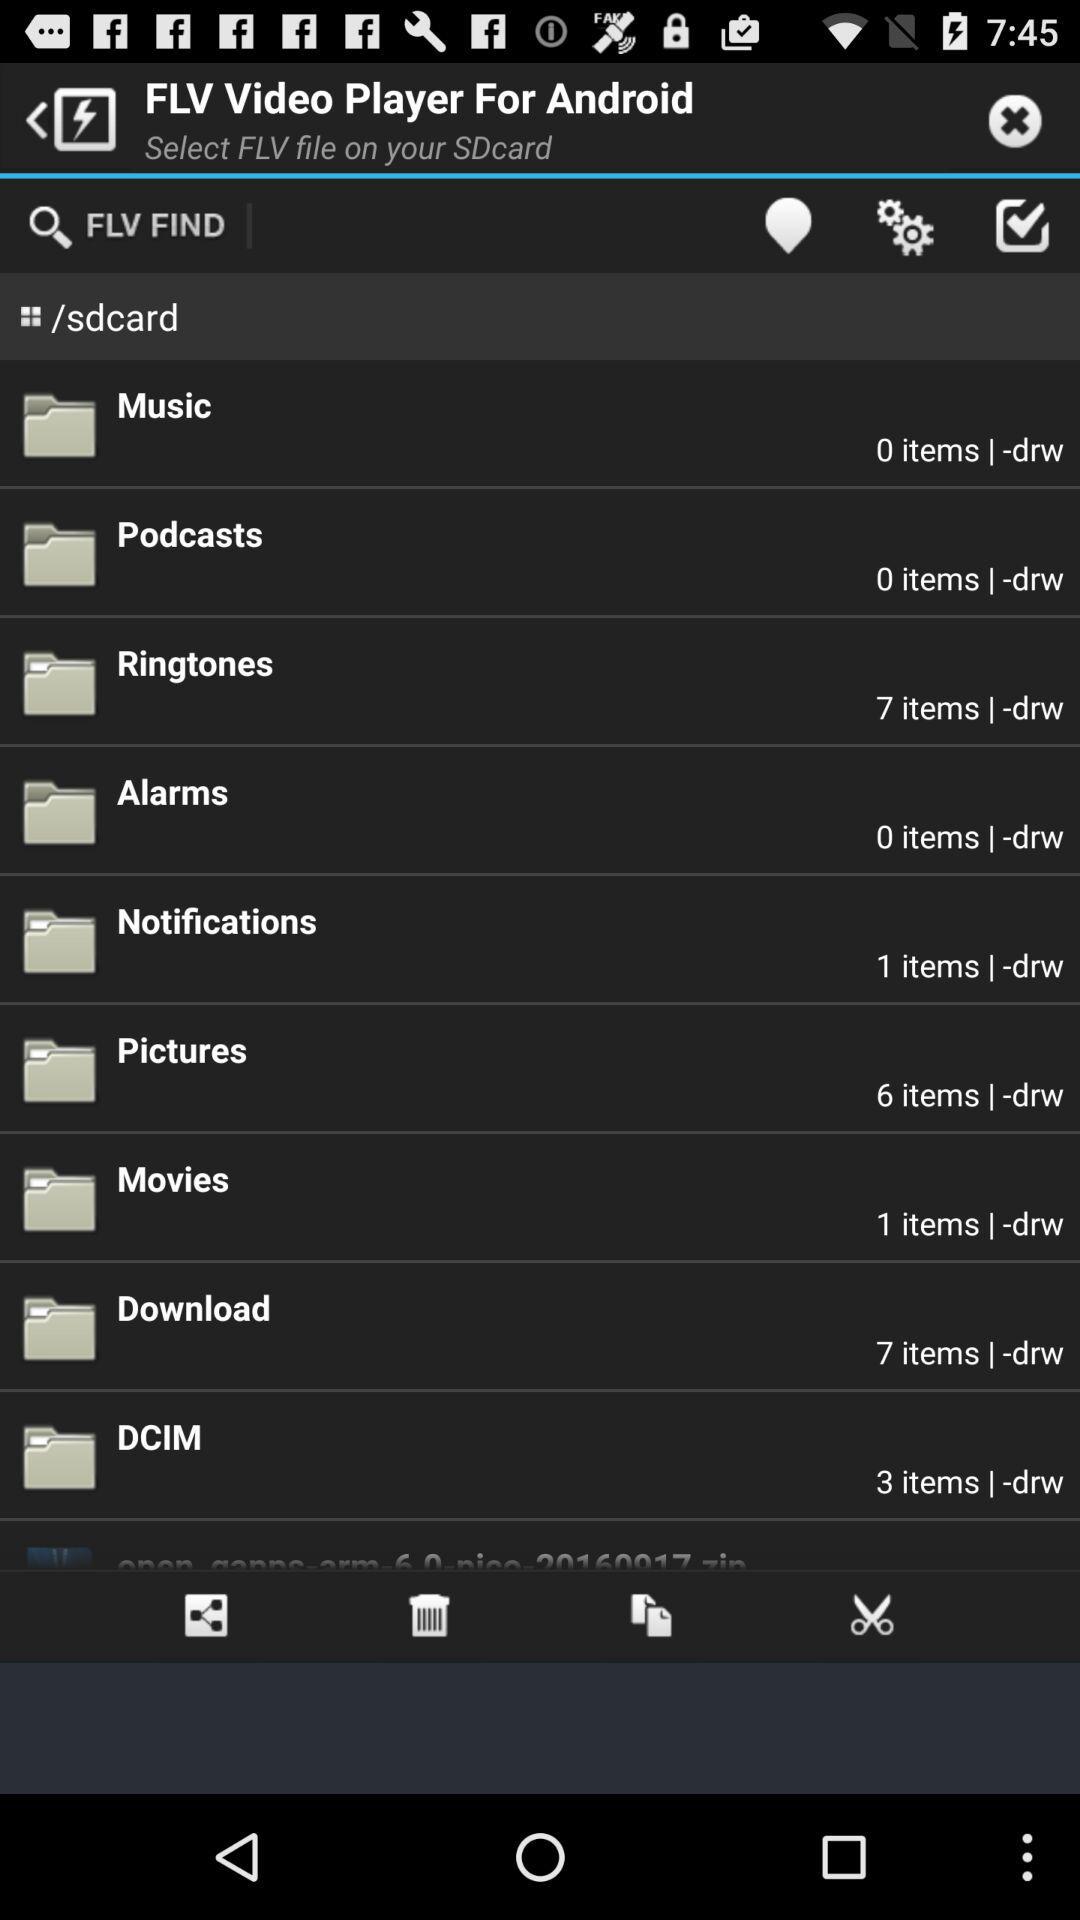 This screenshot has height=1920, width=1080. I want to click on dcim, so click(589, 1435).